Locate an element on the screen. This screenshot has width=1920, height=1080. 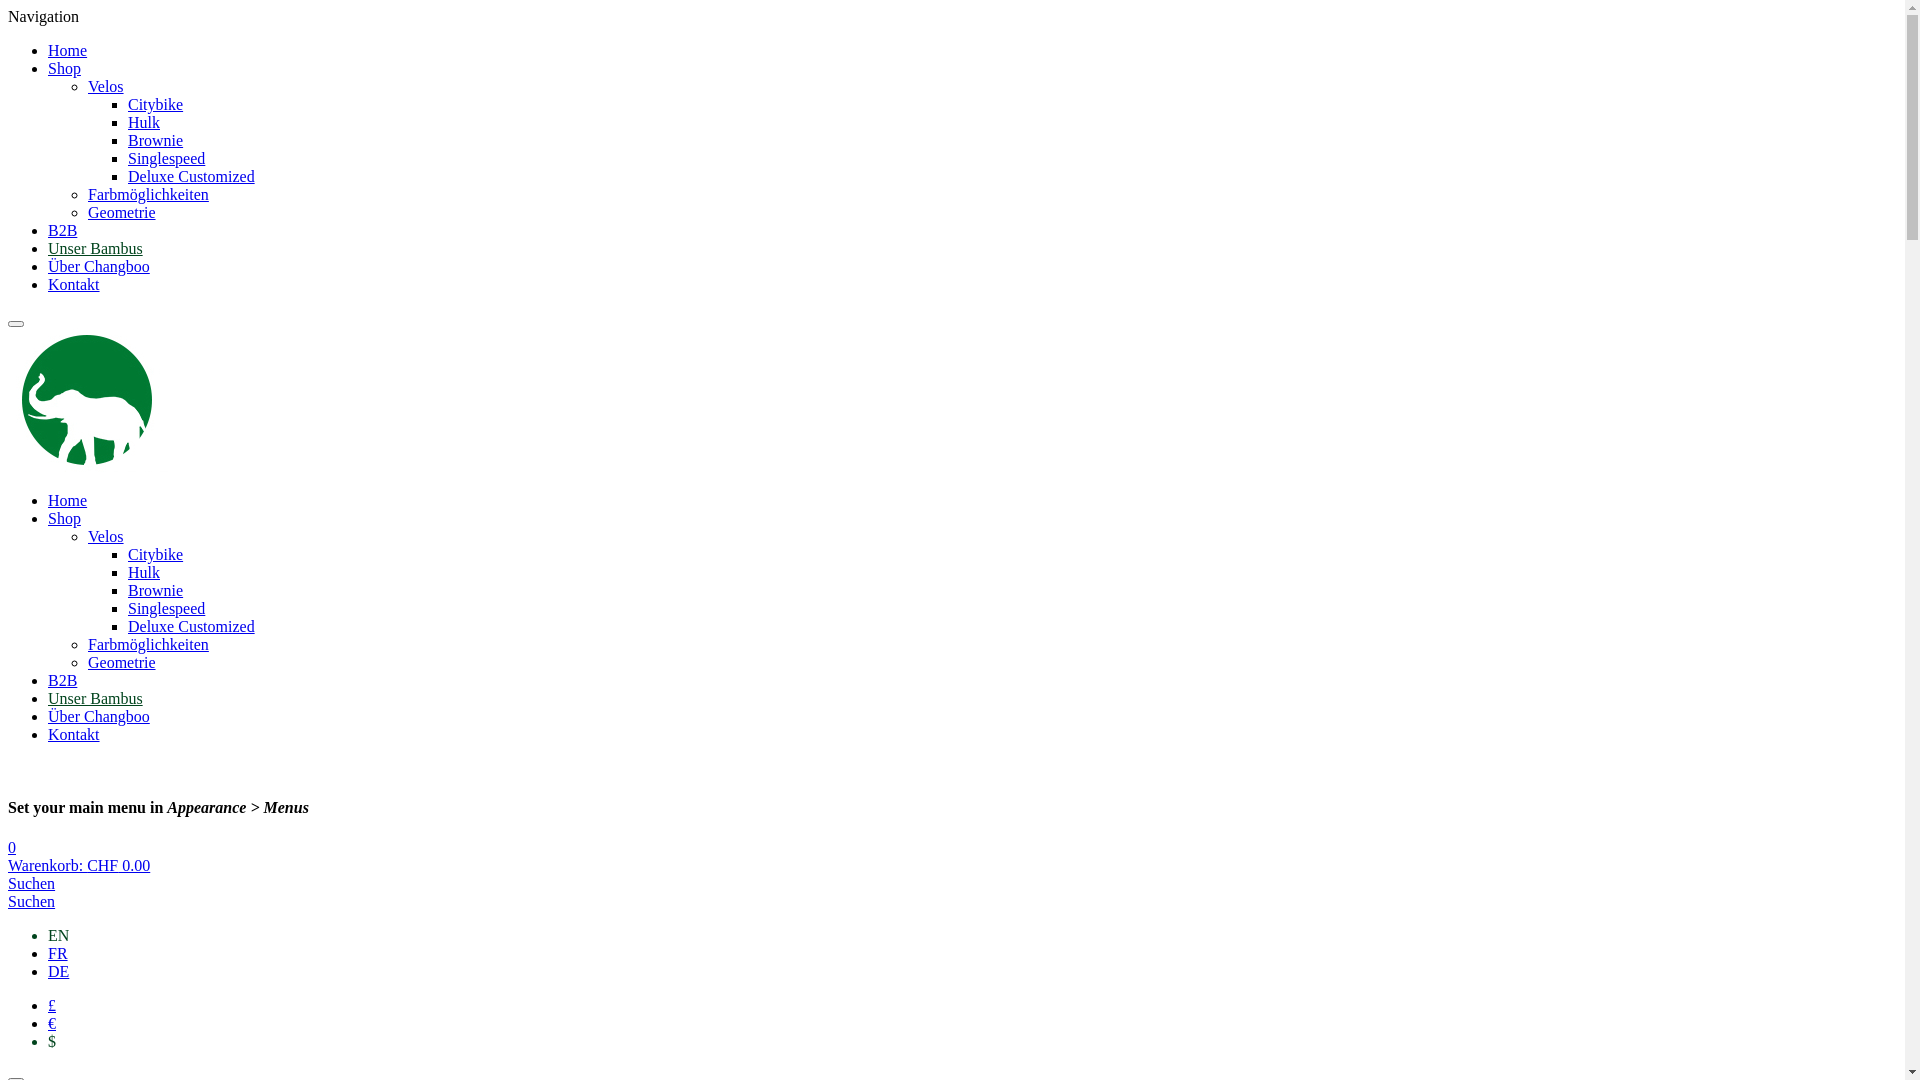
'FR' is located at coordinates (48, 952).